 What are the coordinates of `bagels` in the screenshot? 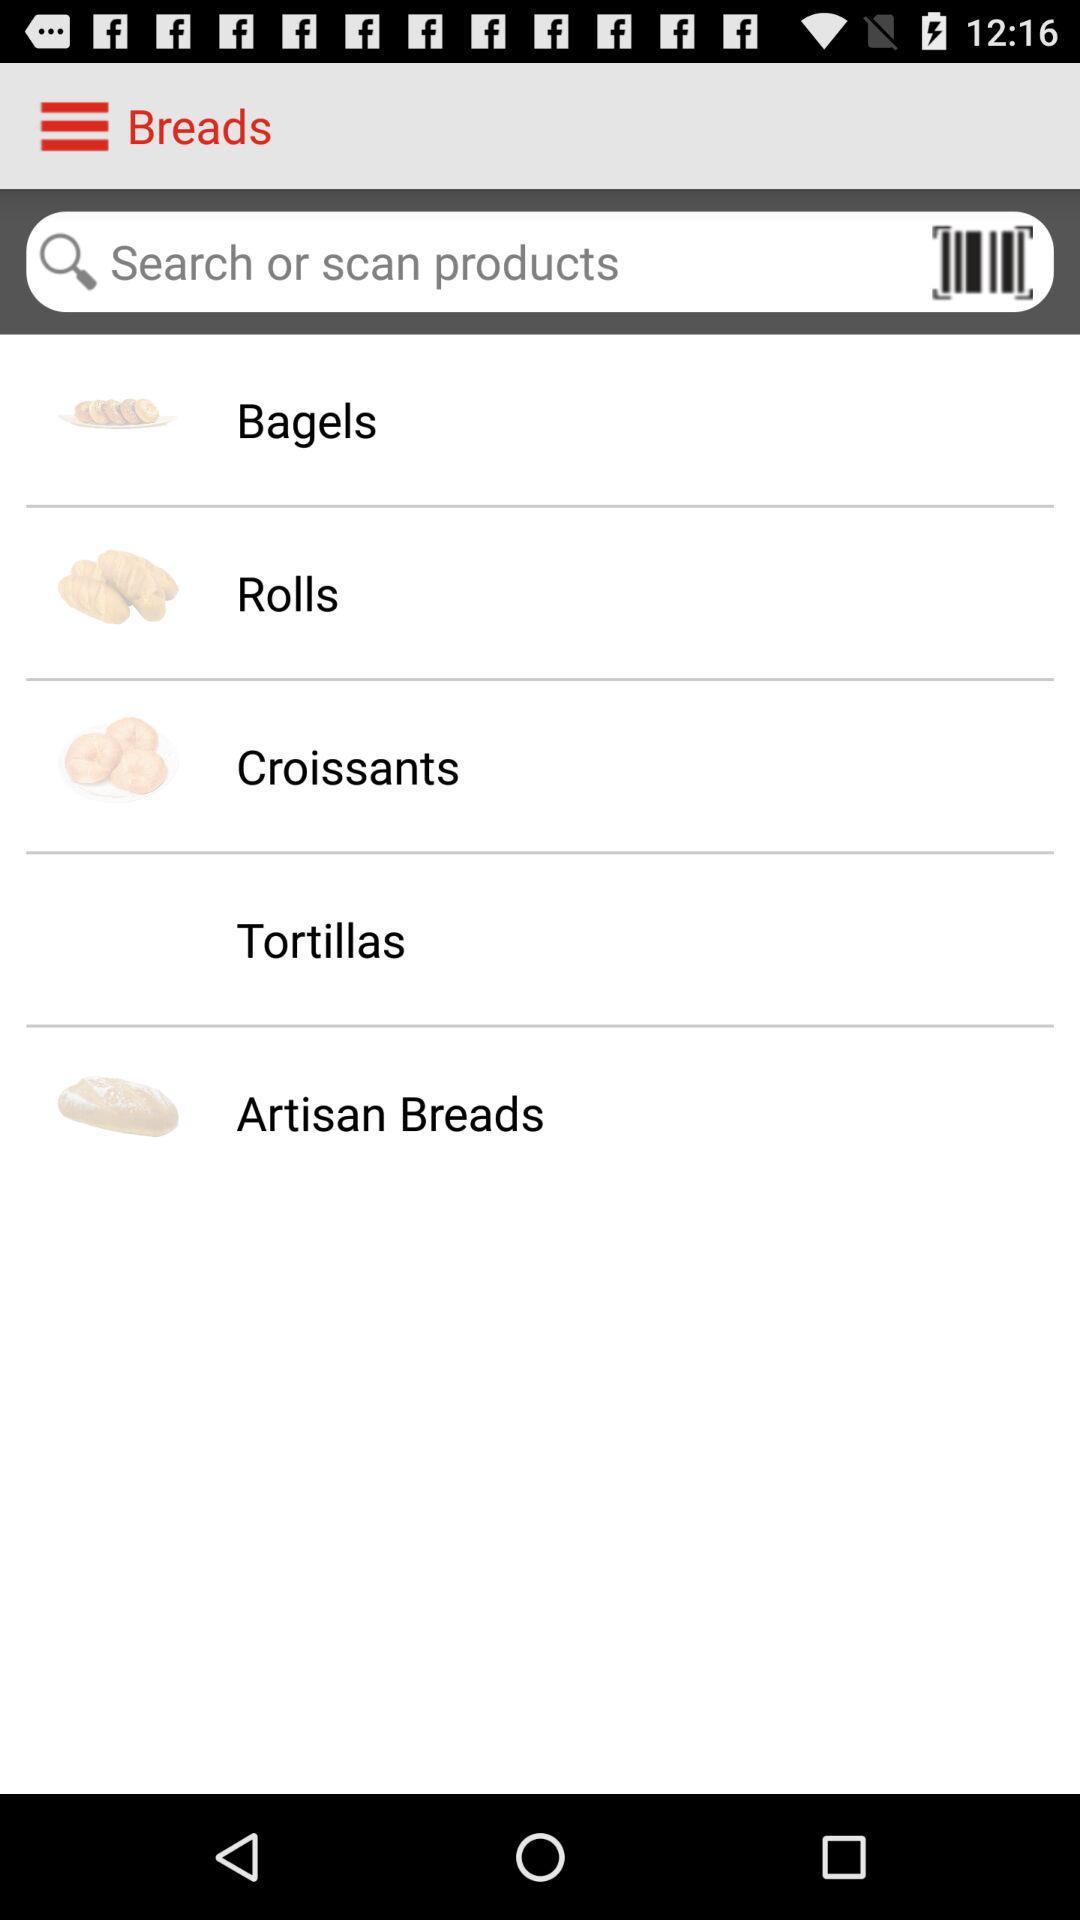 It's located at (306, 418).